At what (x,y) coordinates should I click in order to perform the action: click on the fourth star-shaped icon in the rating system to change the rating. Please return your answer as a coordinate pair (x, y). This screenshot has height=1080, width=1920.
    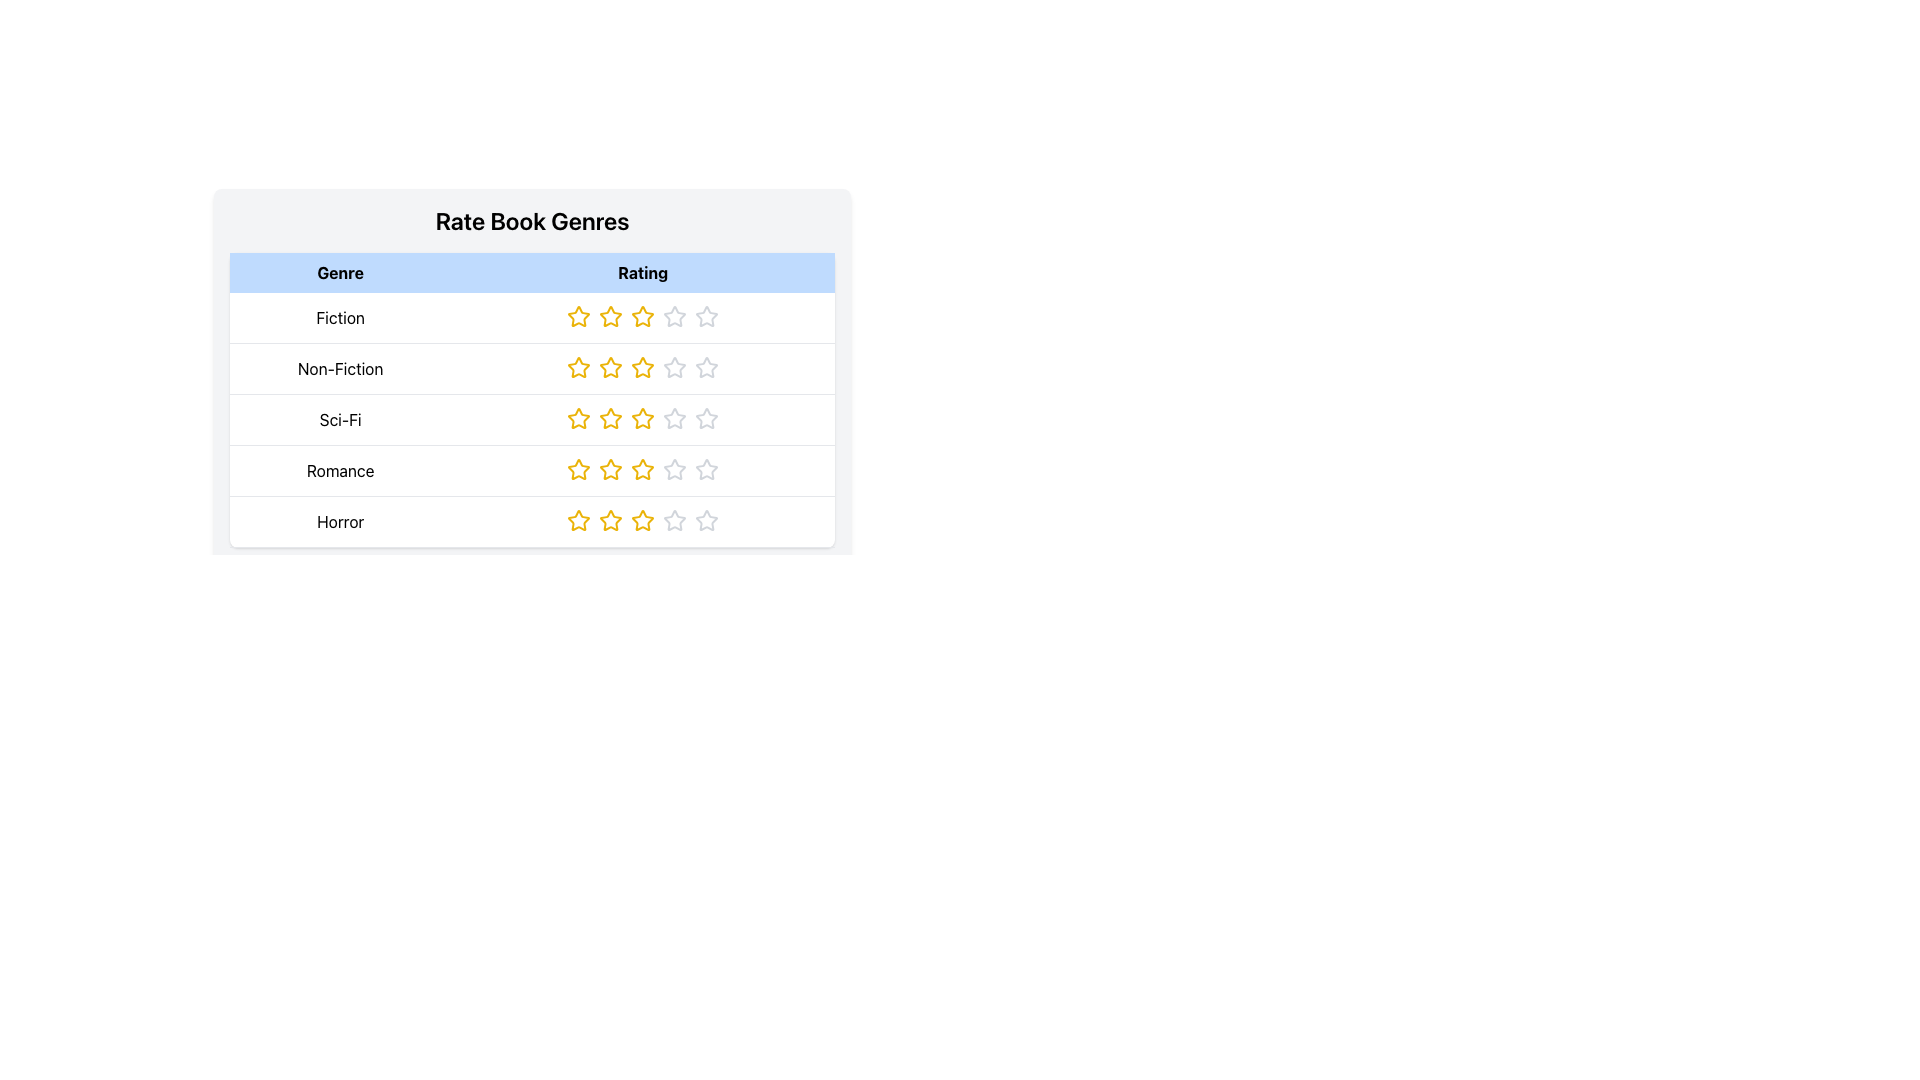
    Looking at the image, I should click on (675, 367).